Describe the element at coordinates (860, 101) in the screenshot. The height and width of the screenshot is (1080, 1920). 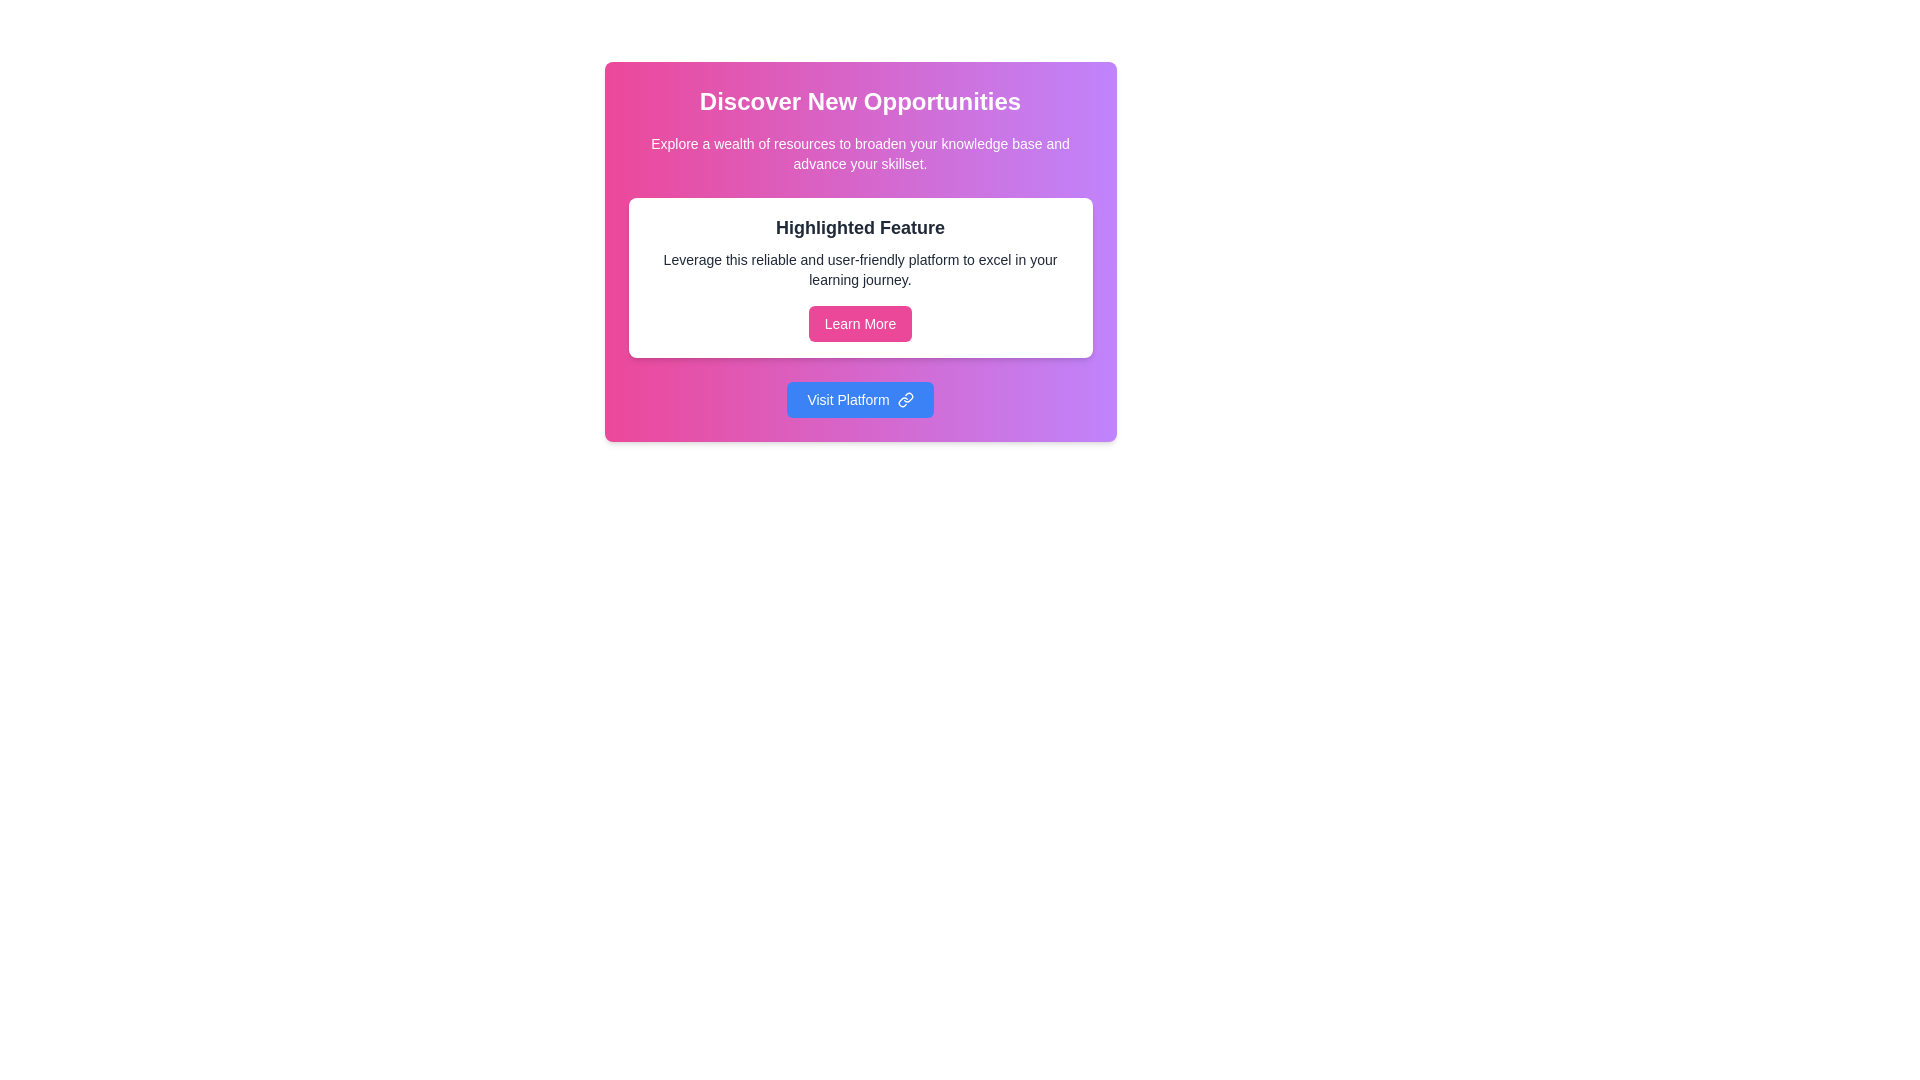
I see `bold and large text header stating 'Discover New Opportunities', which is centered at the top of a rounded rectangular card-like interface with a gradient background` at that location.